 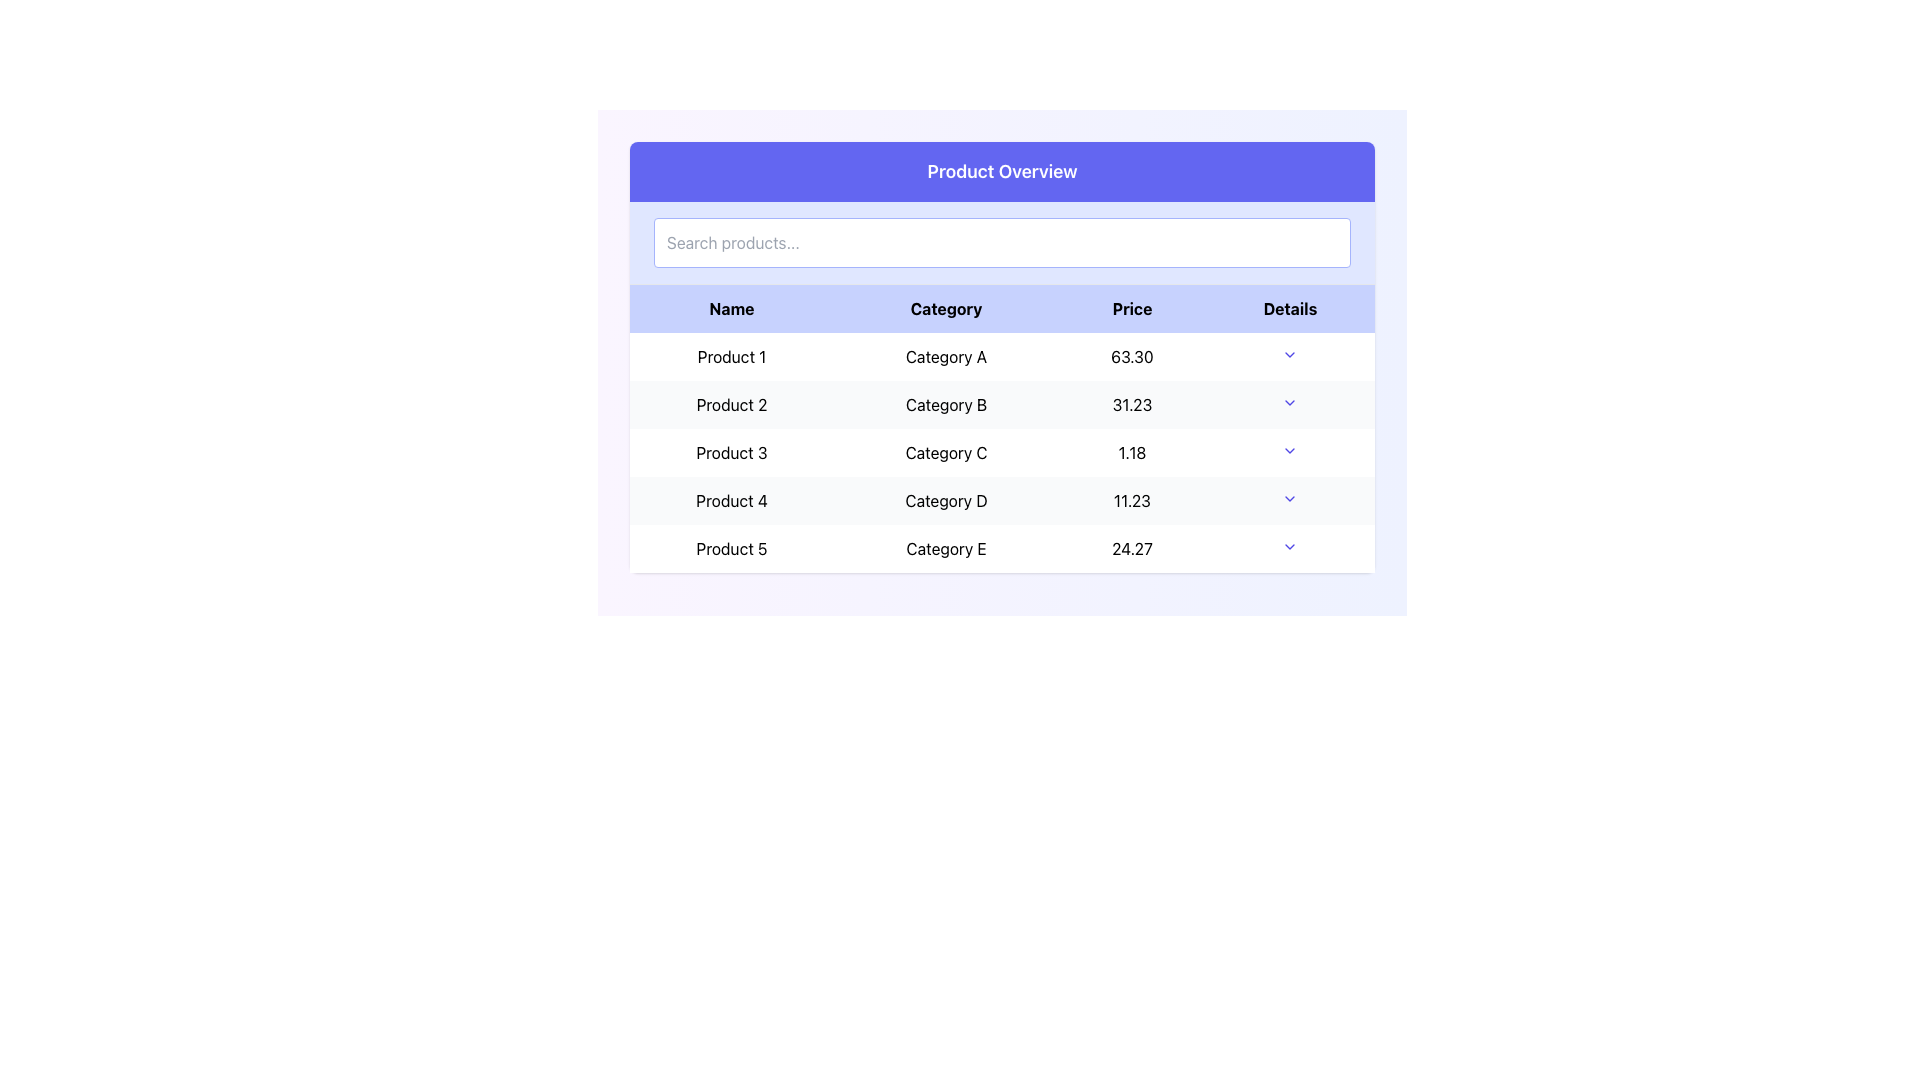 I want to click on text from the Text Label displaying 'Product 1' located in the first row under the 'Name' column of the table, so click(x=731, y=356).